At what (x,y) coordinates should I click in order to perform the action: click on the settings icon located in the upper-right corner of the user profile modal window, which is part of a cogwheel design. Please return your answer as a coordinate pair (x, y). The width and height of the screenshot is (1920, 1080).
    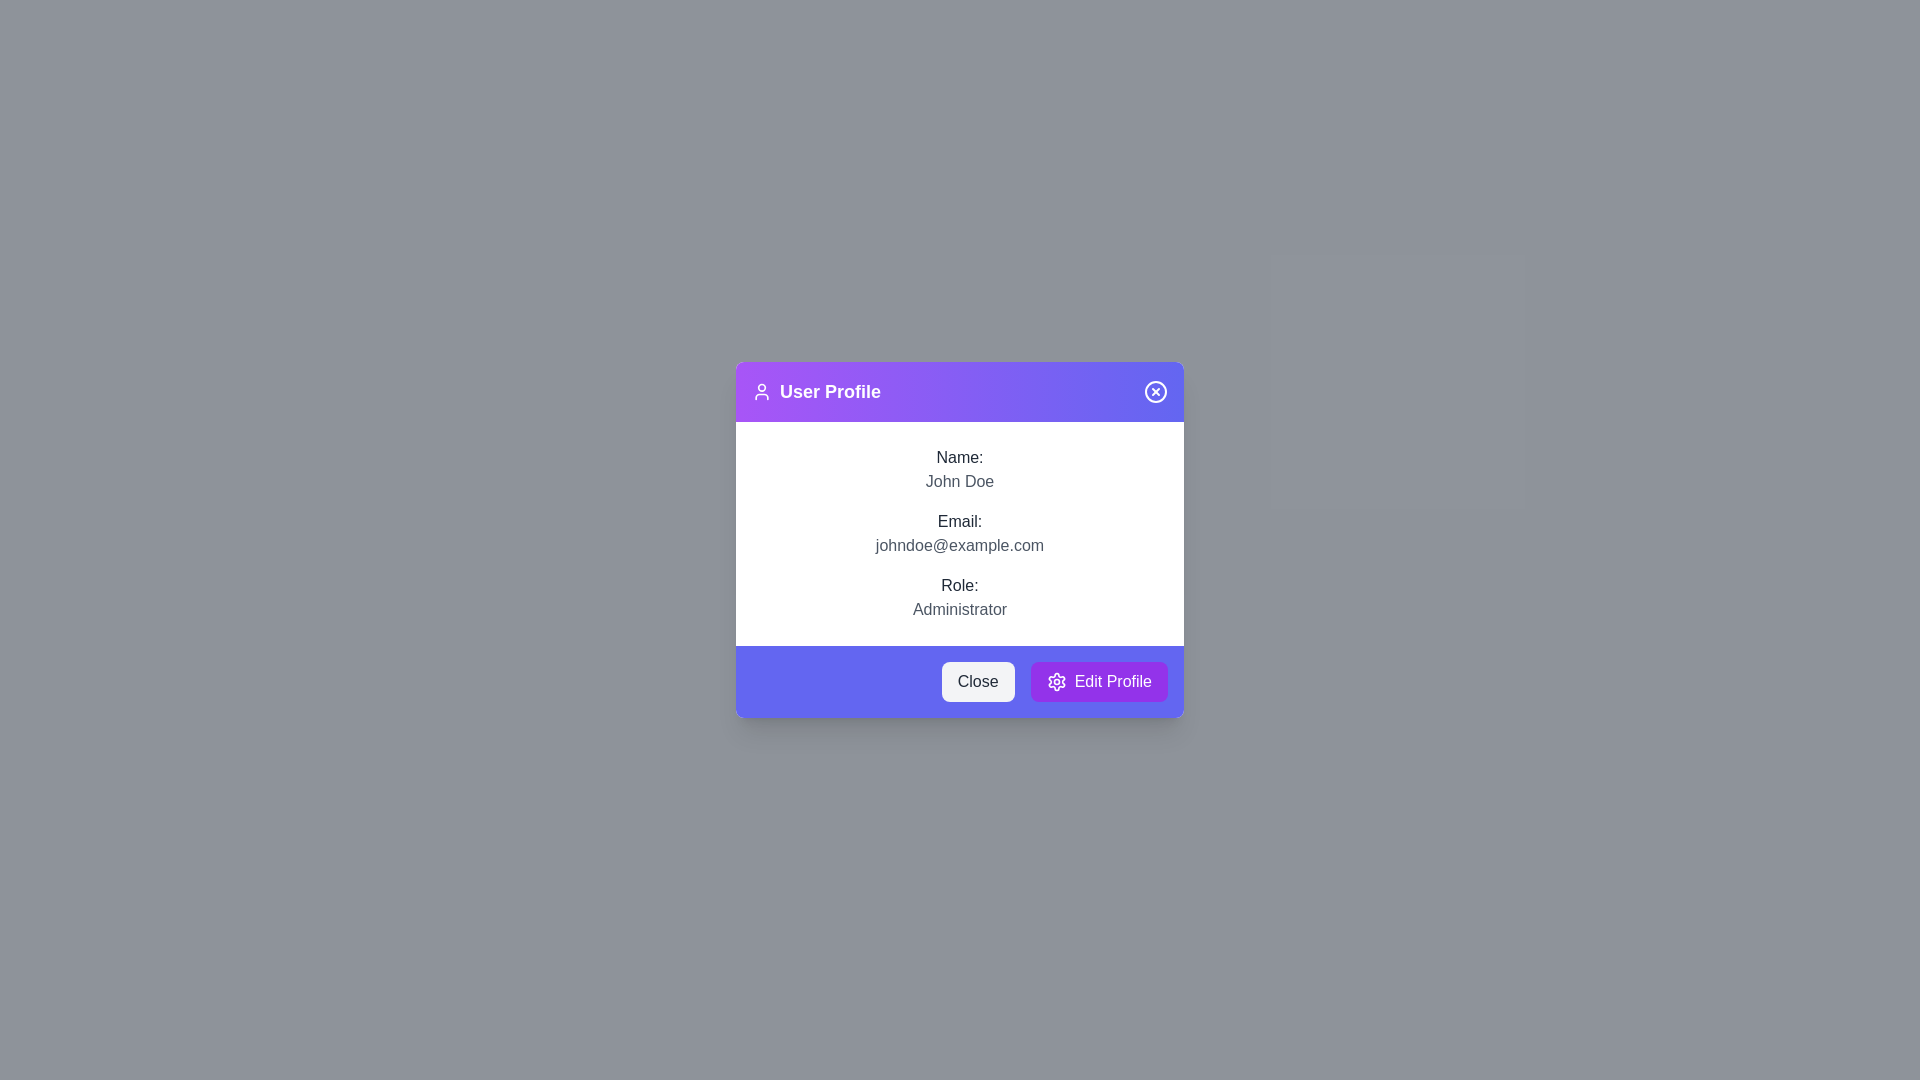
    Looking at the image, I should click on (1055, 681).